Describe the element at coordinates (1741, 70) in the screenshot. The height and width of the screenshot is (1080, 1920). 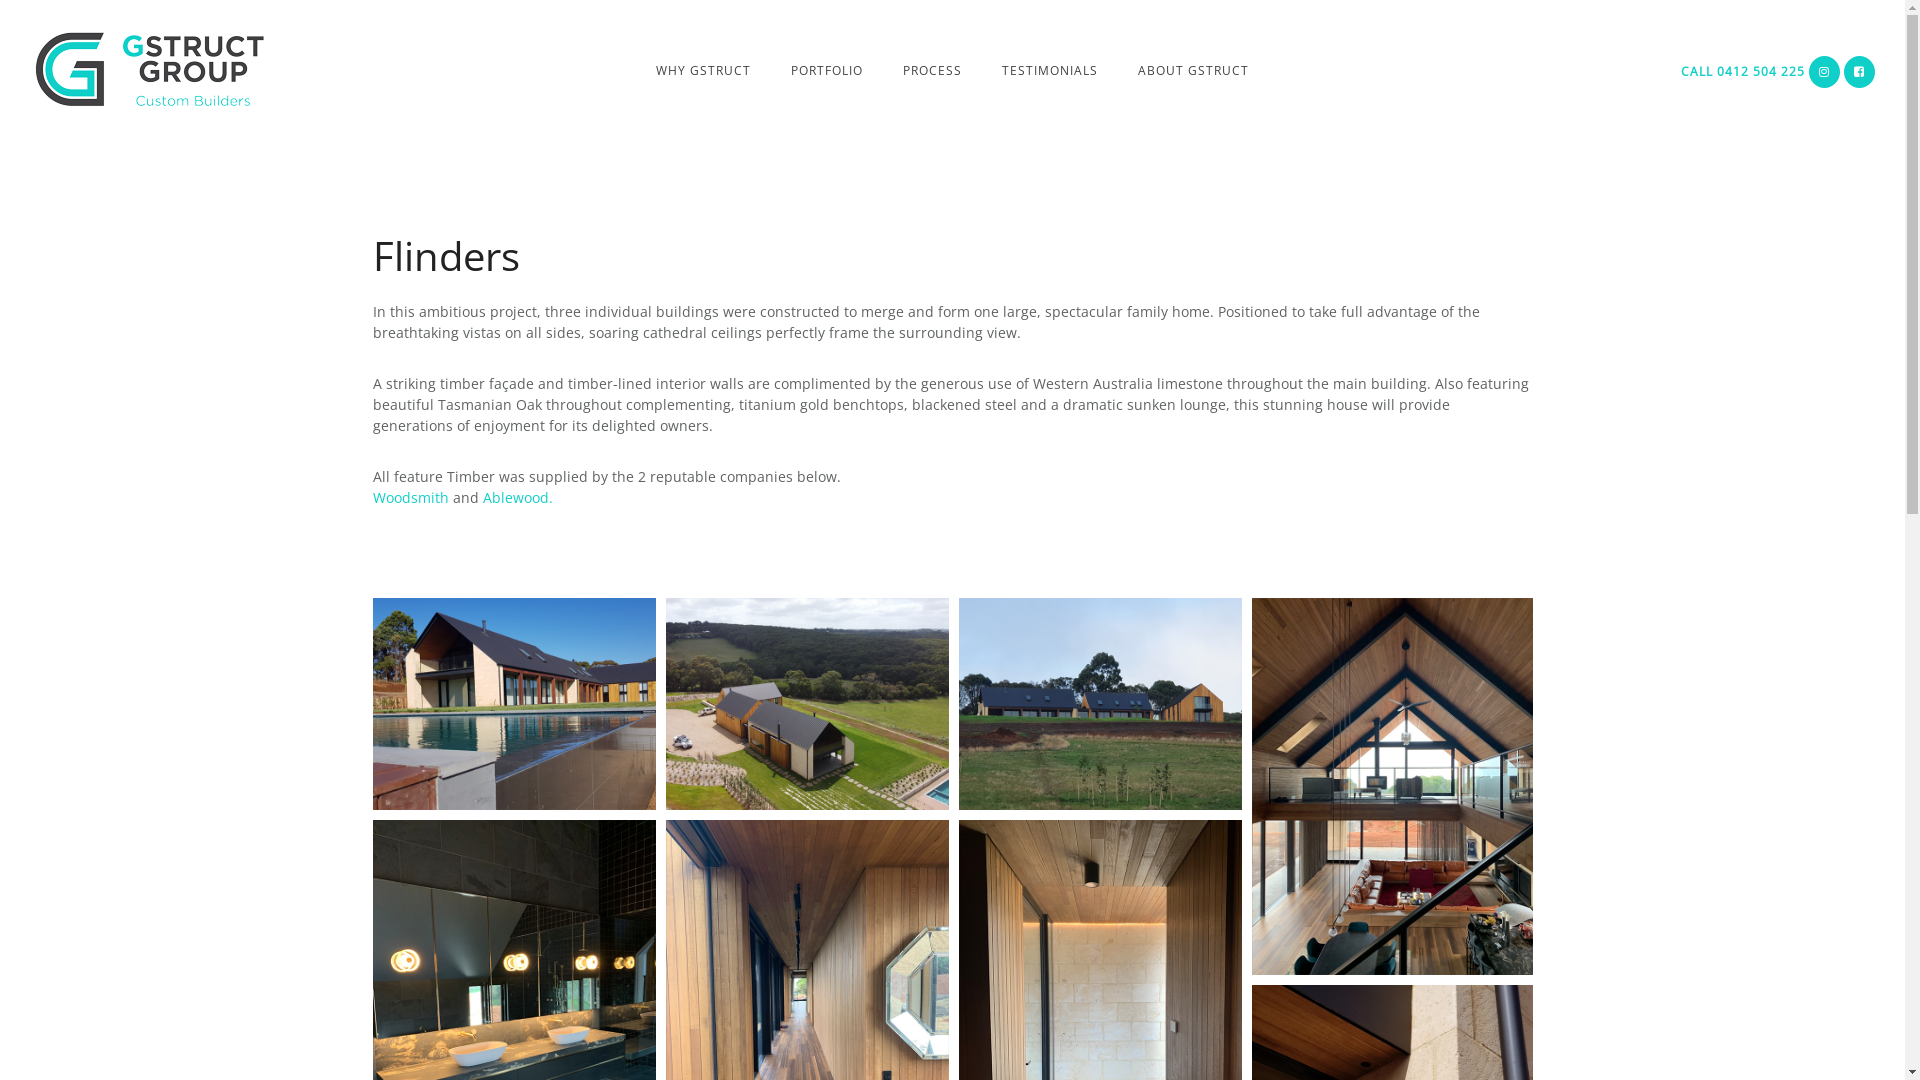
I see `'CALL 0412 504 225'` at that location.